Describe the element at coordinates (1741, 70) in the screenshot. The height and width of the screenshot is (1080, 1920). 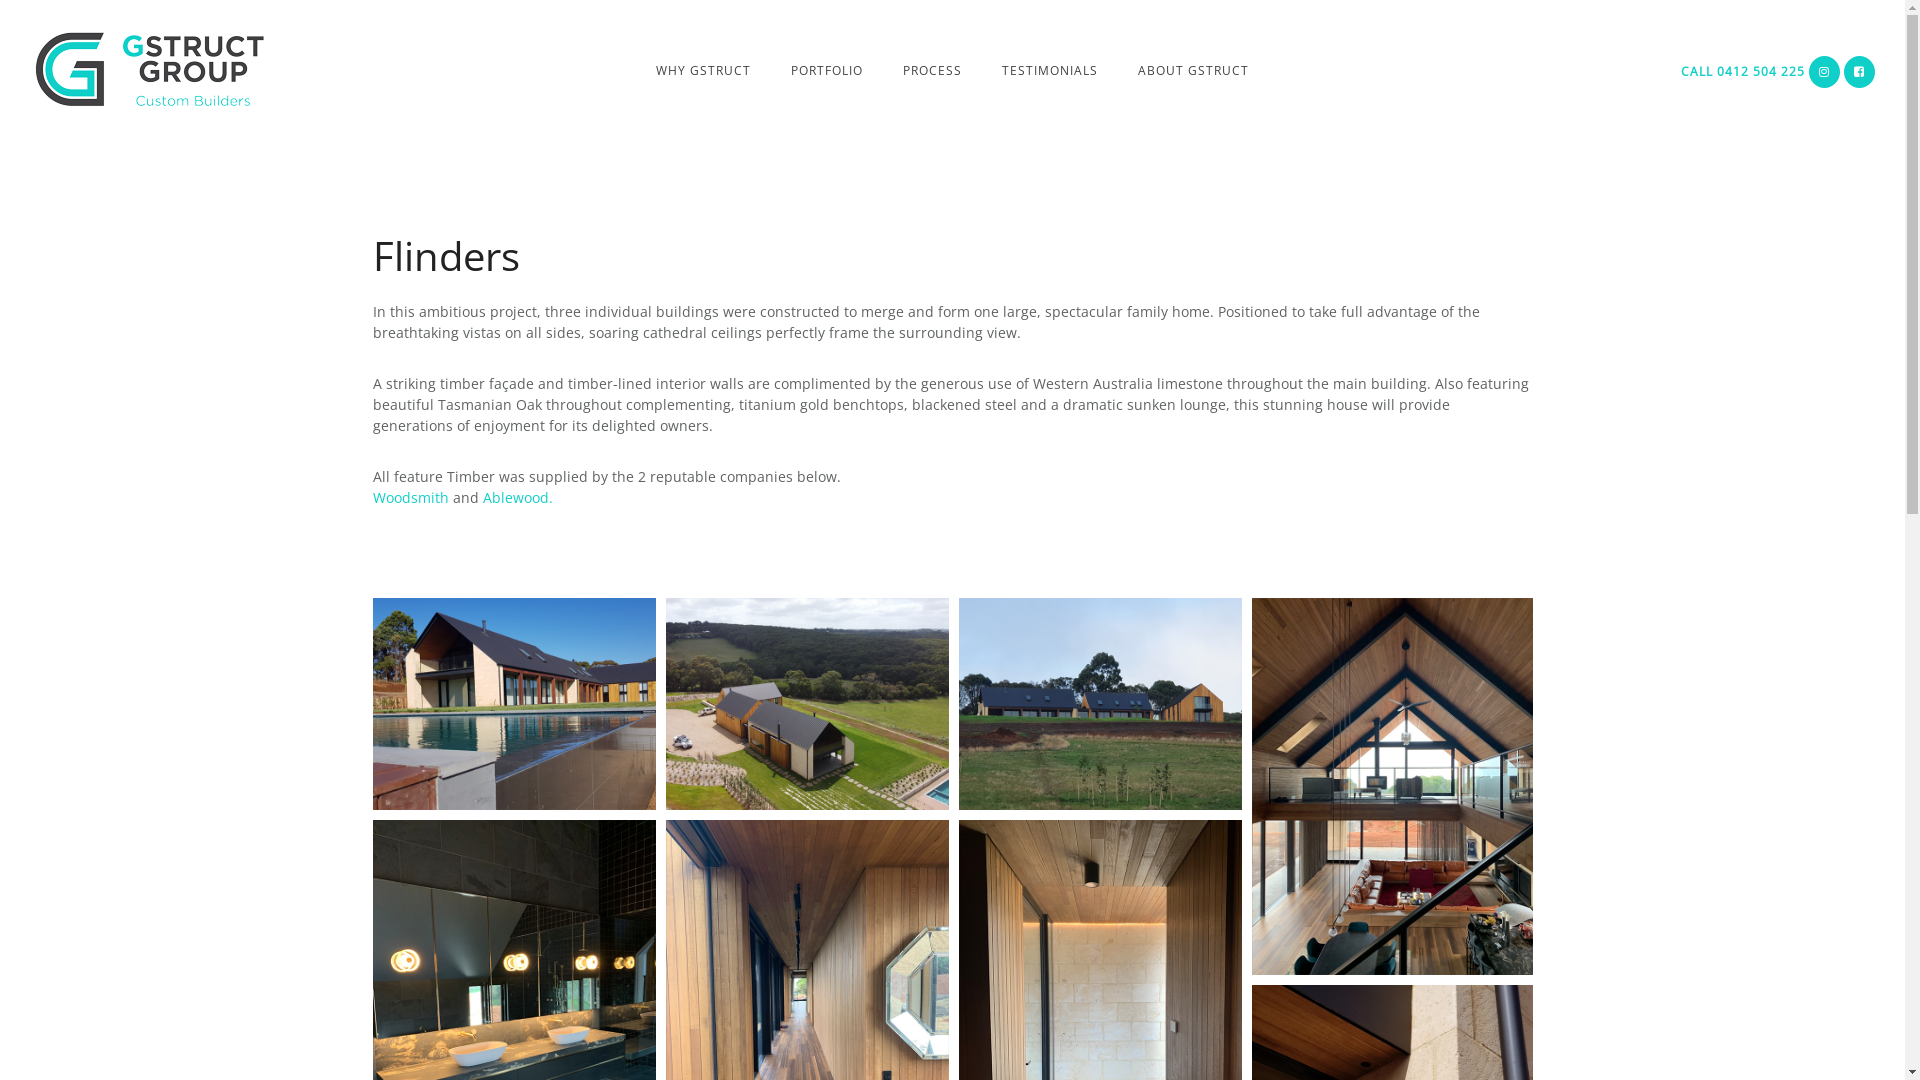
I see `'CALL 0412 504 225'` at that location.